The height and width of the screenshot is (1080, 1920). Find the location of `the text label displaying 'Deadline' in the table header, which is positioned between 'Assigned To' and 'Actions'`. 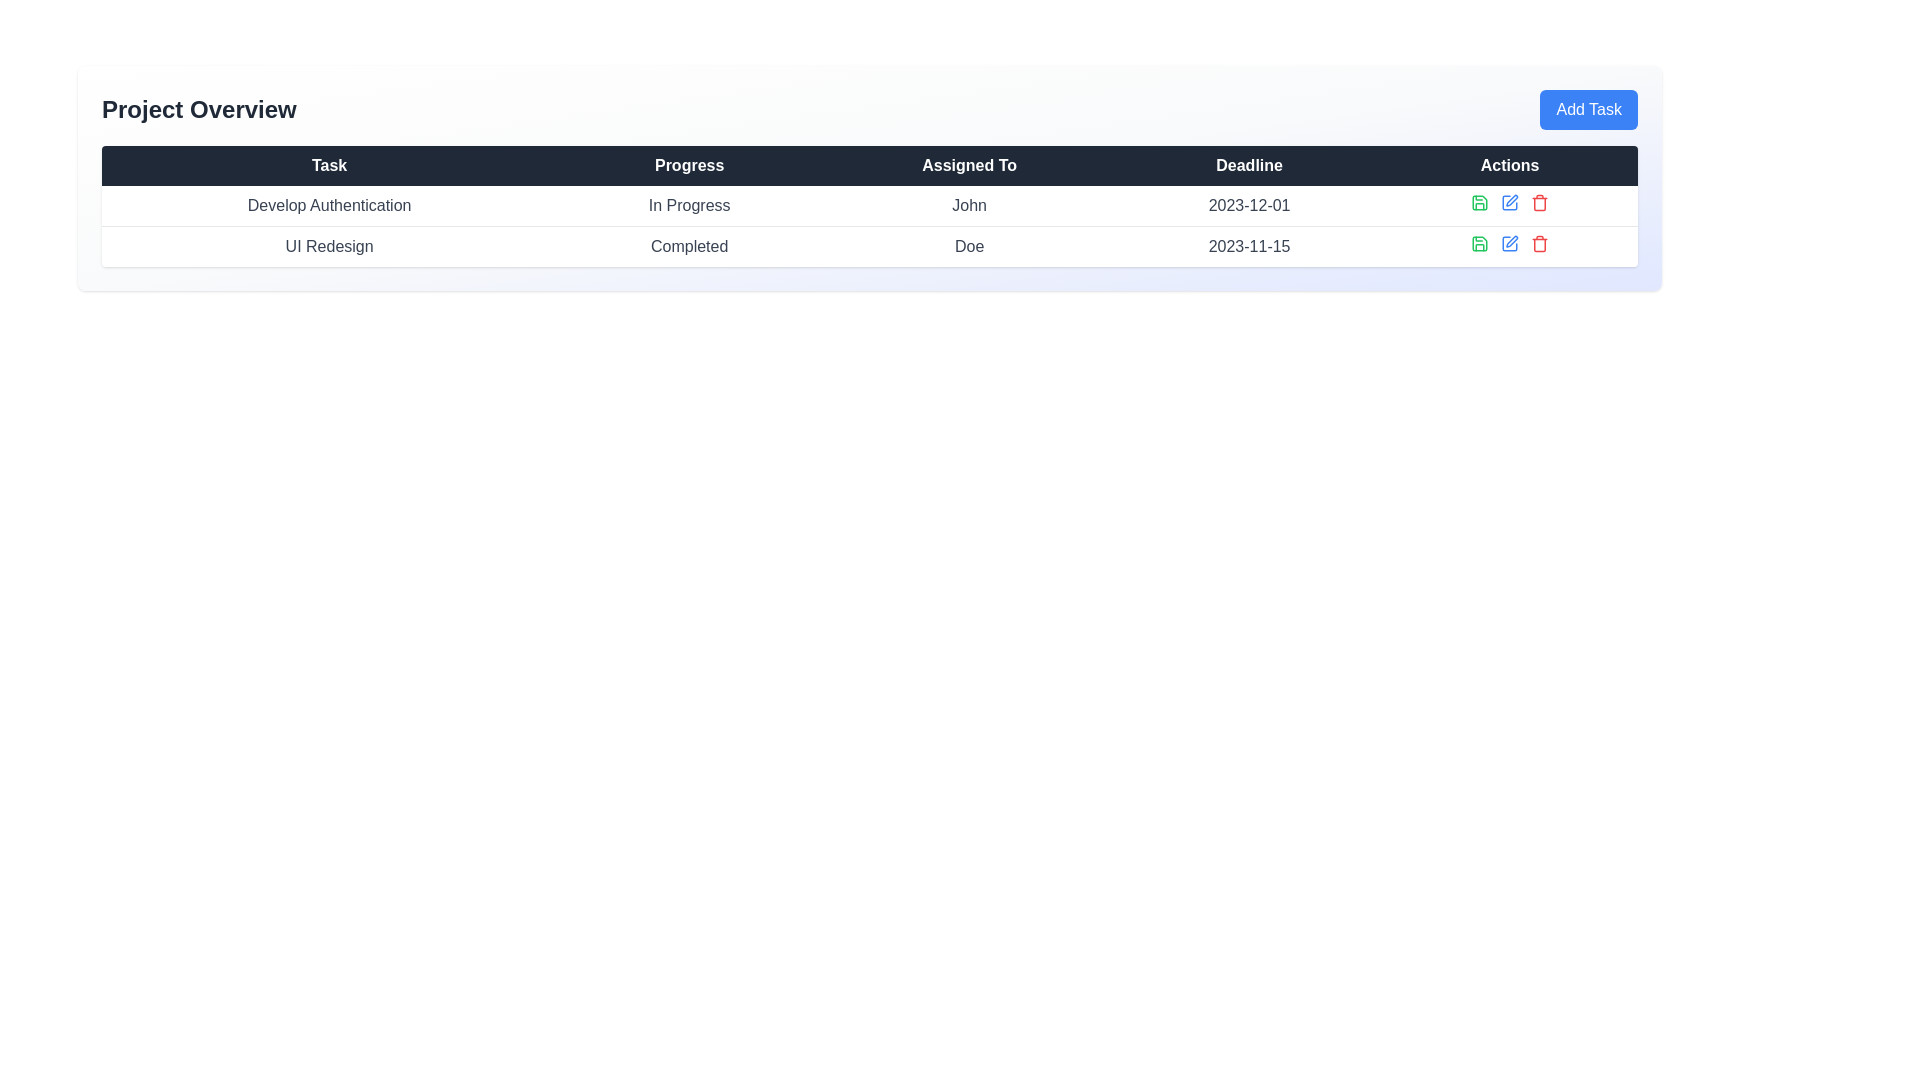

the text label displaying 'Deadline' in the table header, which is positioned between 'Assigned To' and 'Actions' is located at coordinates (1248, 164).